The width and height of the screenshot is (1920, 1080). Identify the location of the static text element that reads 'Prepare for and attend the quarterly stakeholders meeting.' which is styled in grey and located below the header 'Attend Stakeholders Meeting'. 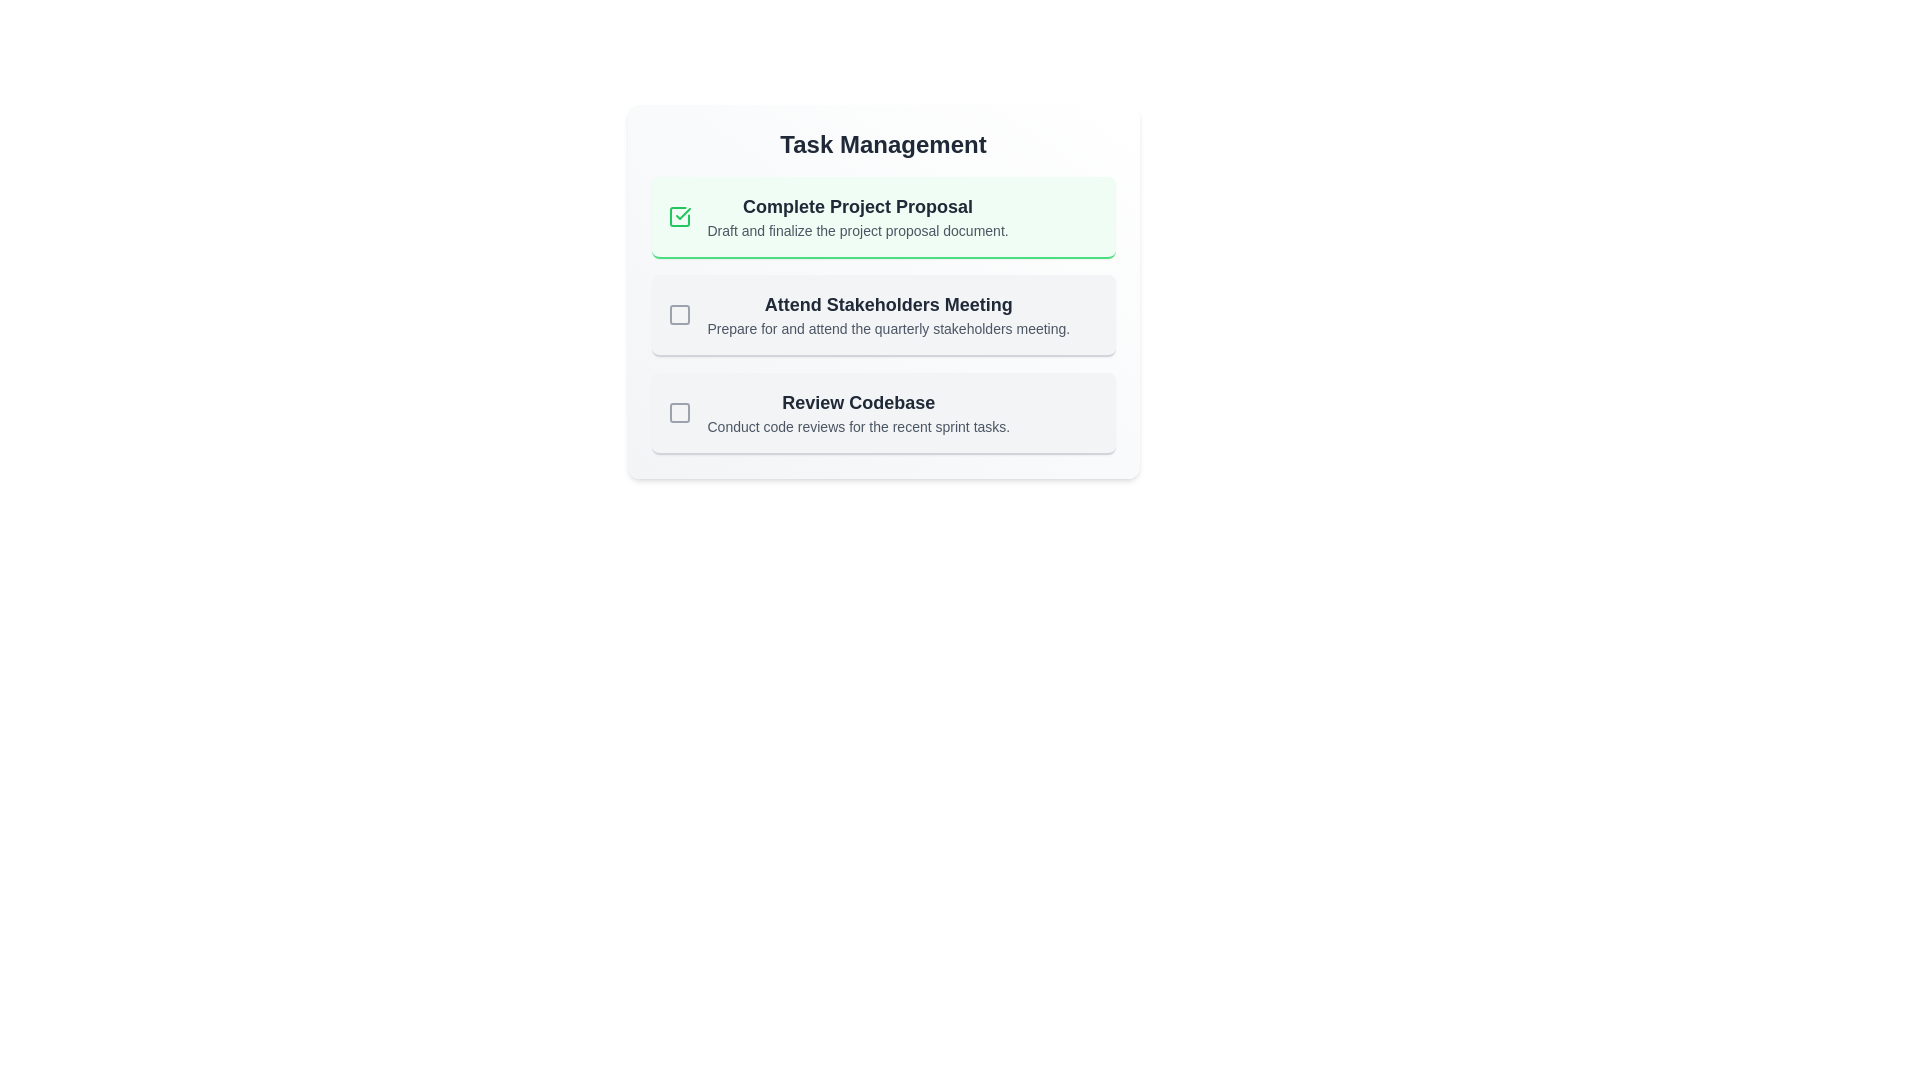
(887, 327).